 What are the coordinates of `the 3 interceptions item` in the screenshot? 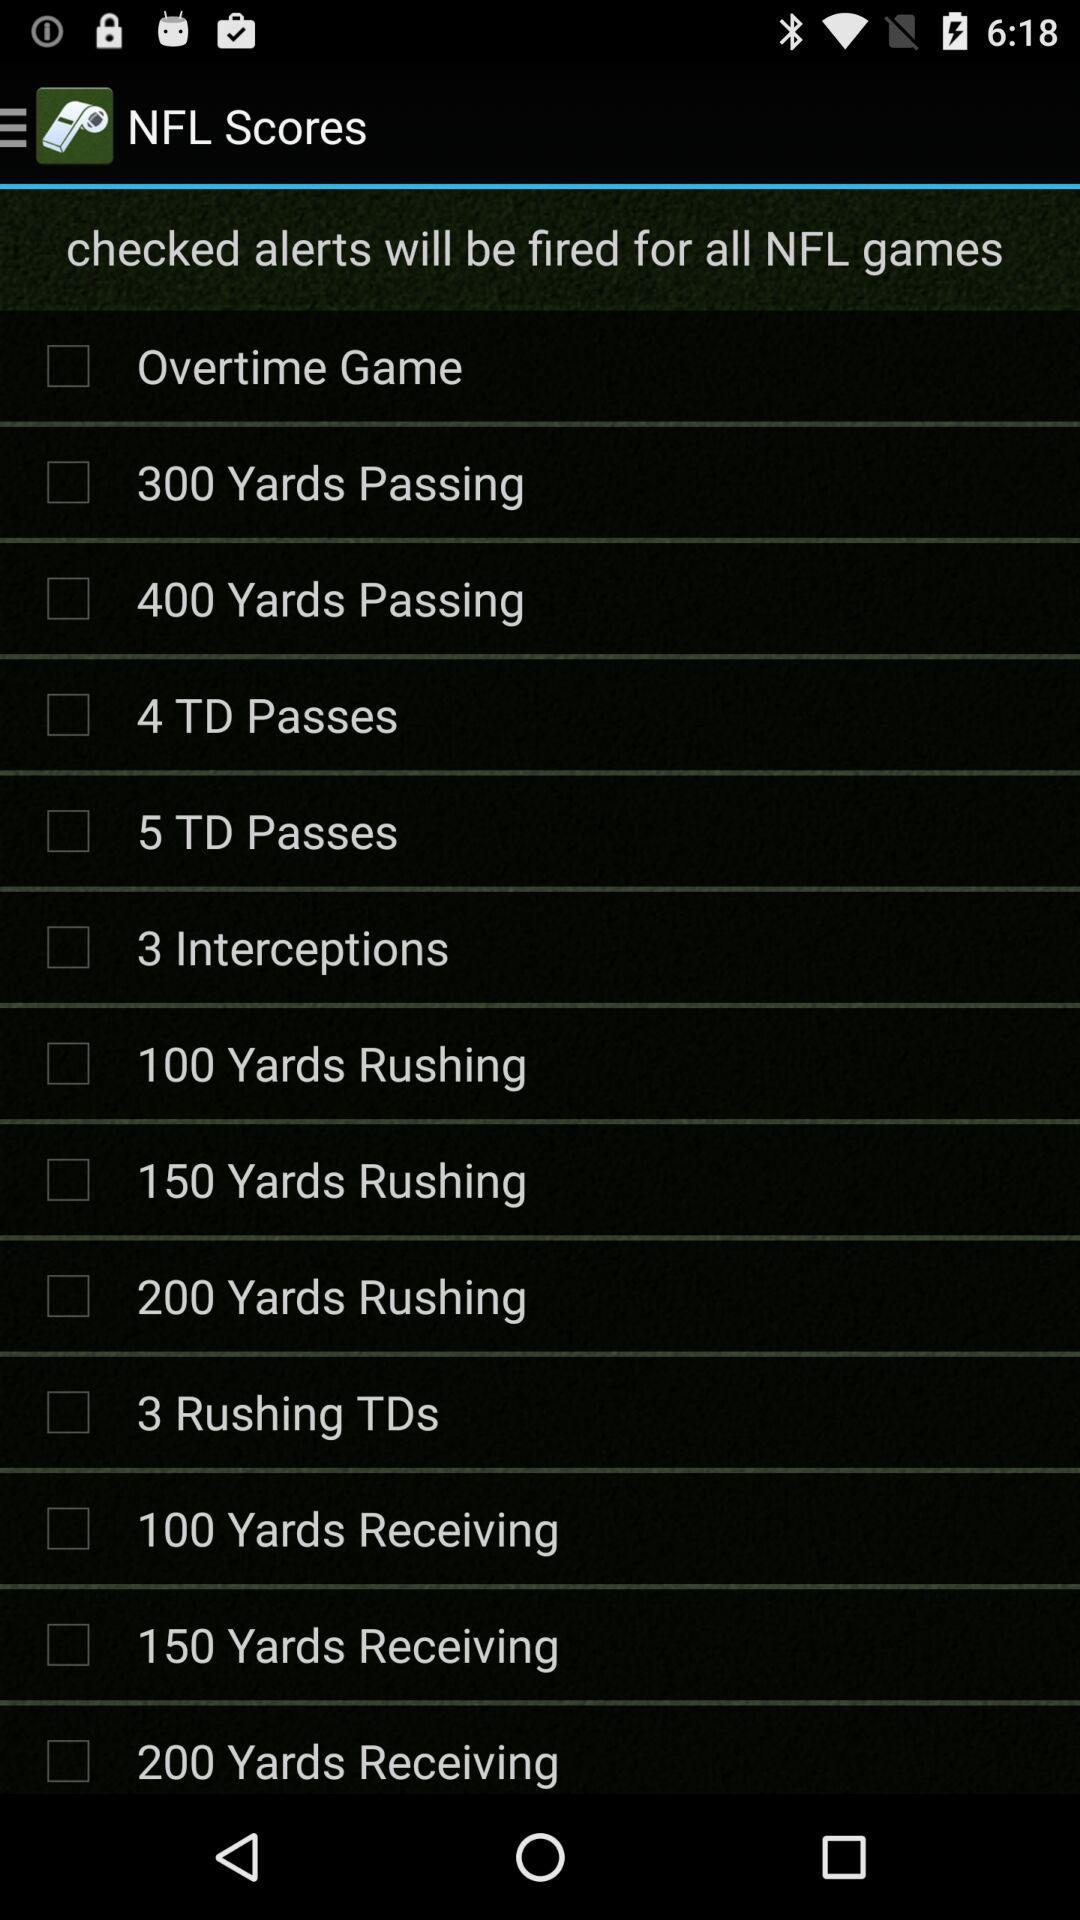 It's located at (292, 945).